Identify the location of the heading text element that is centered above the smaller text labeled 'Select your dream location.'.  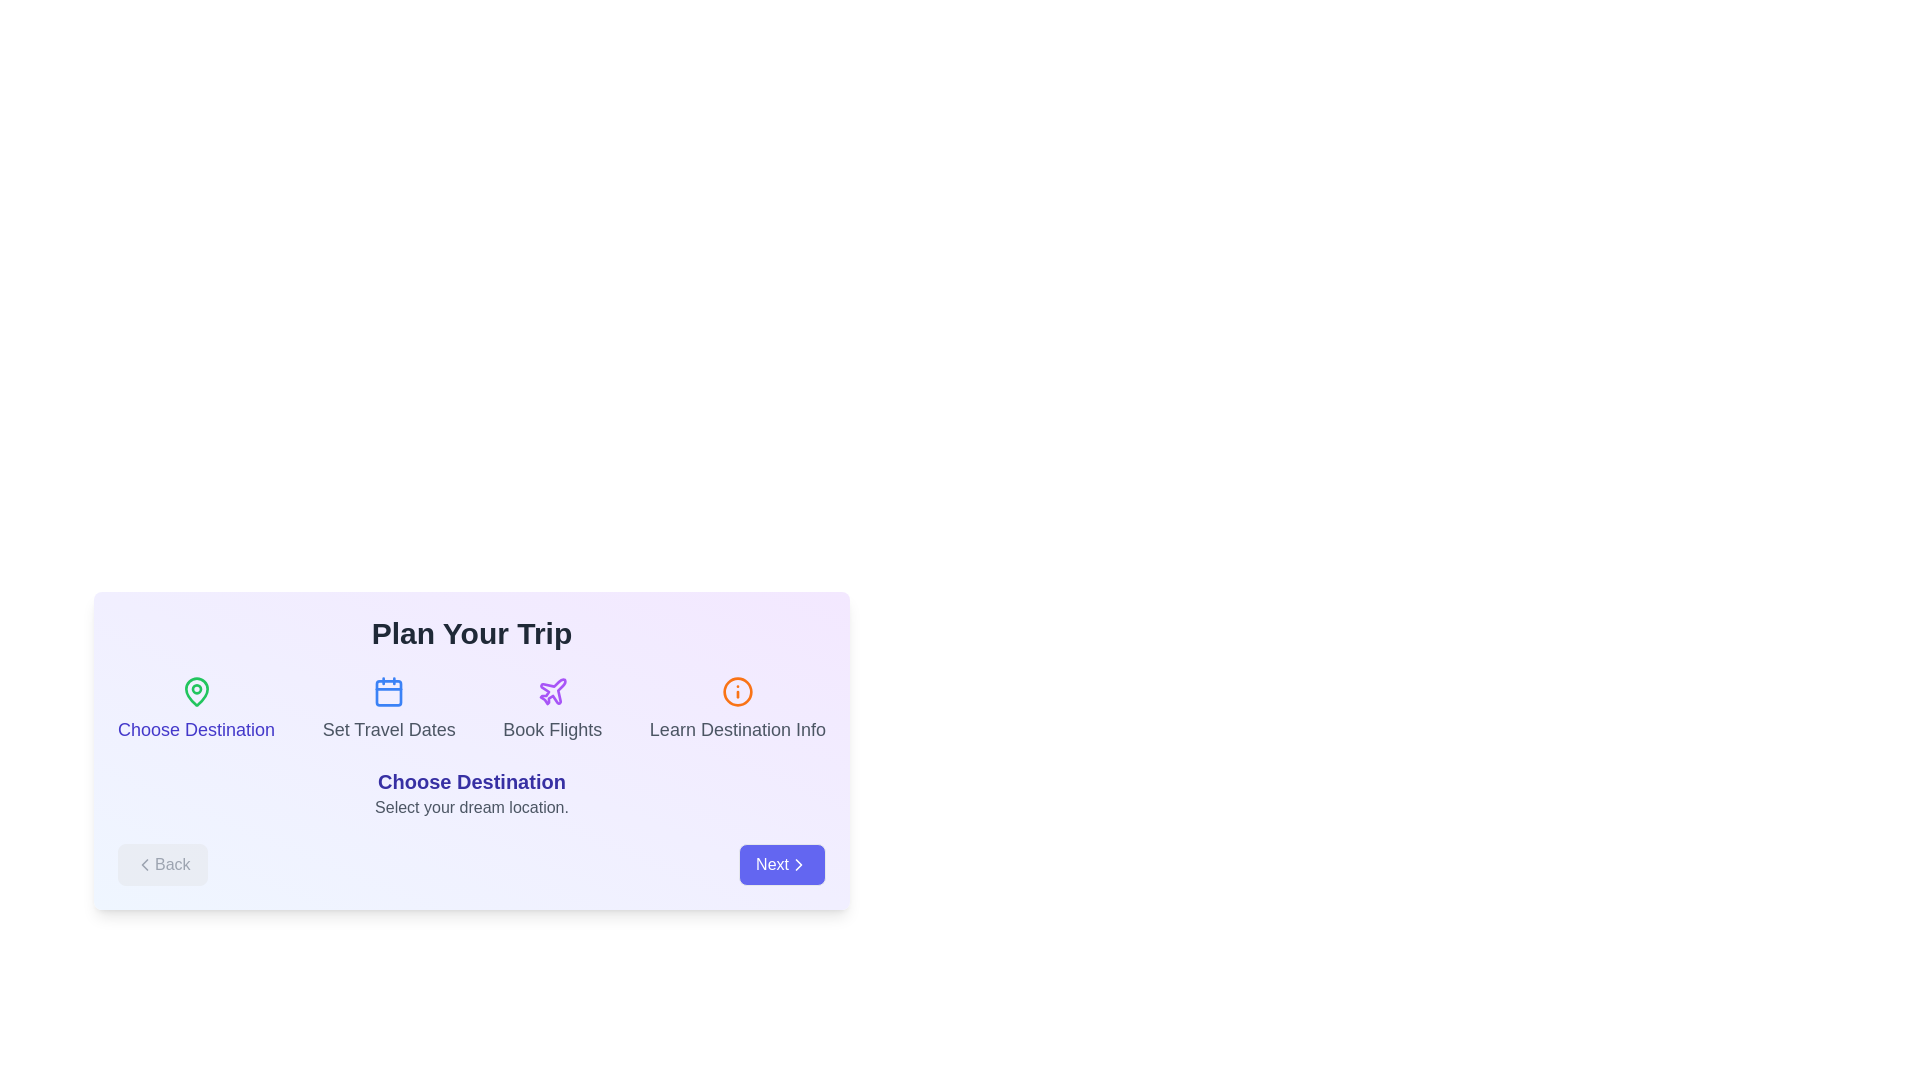
(470, 781).